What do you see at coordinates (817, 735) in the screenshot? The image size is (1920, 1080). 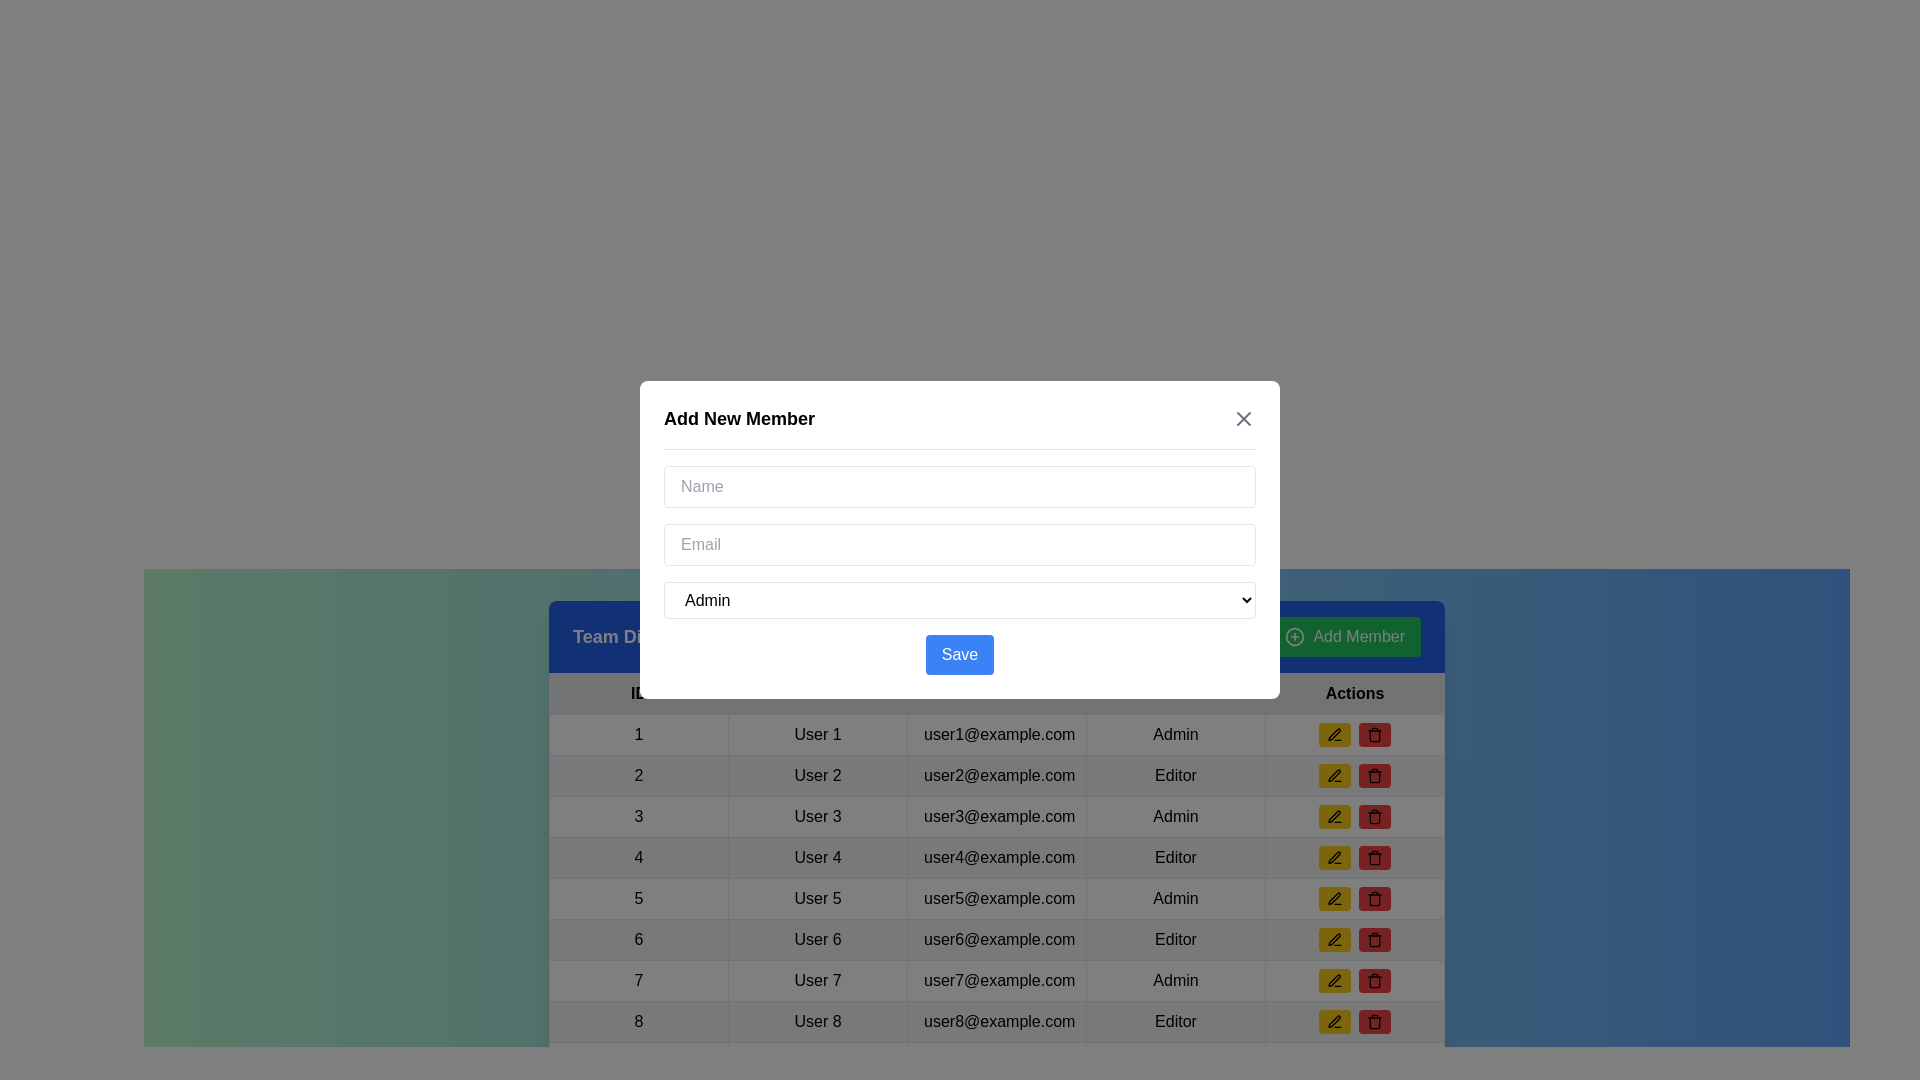 I see `the rectangular box containing the text 'User 1'` at bounding box center [817, 735].